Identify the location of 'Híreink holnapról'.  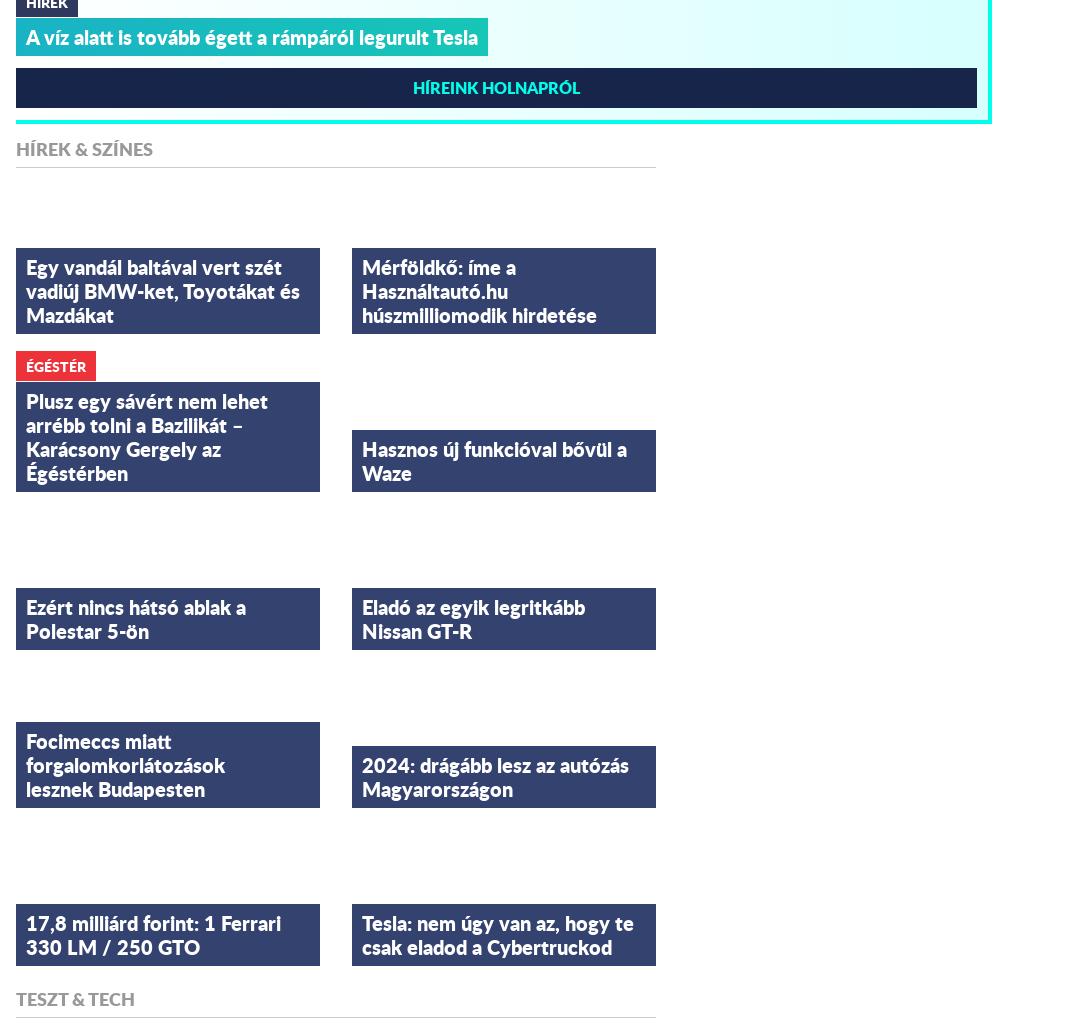
(496, 85).